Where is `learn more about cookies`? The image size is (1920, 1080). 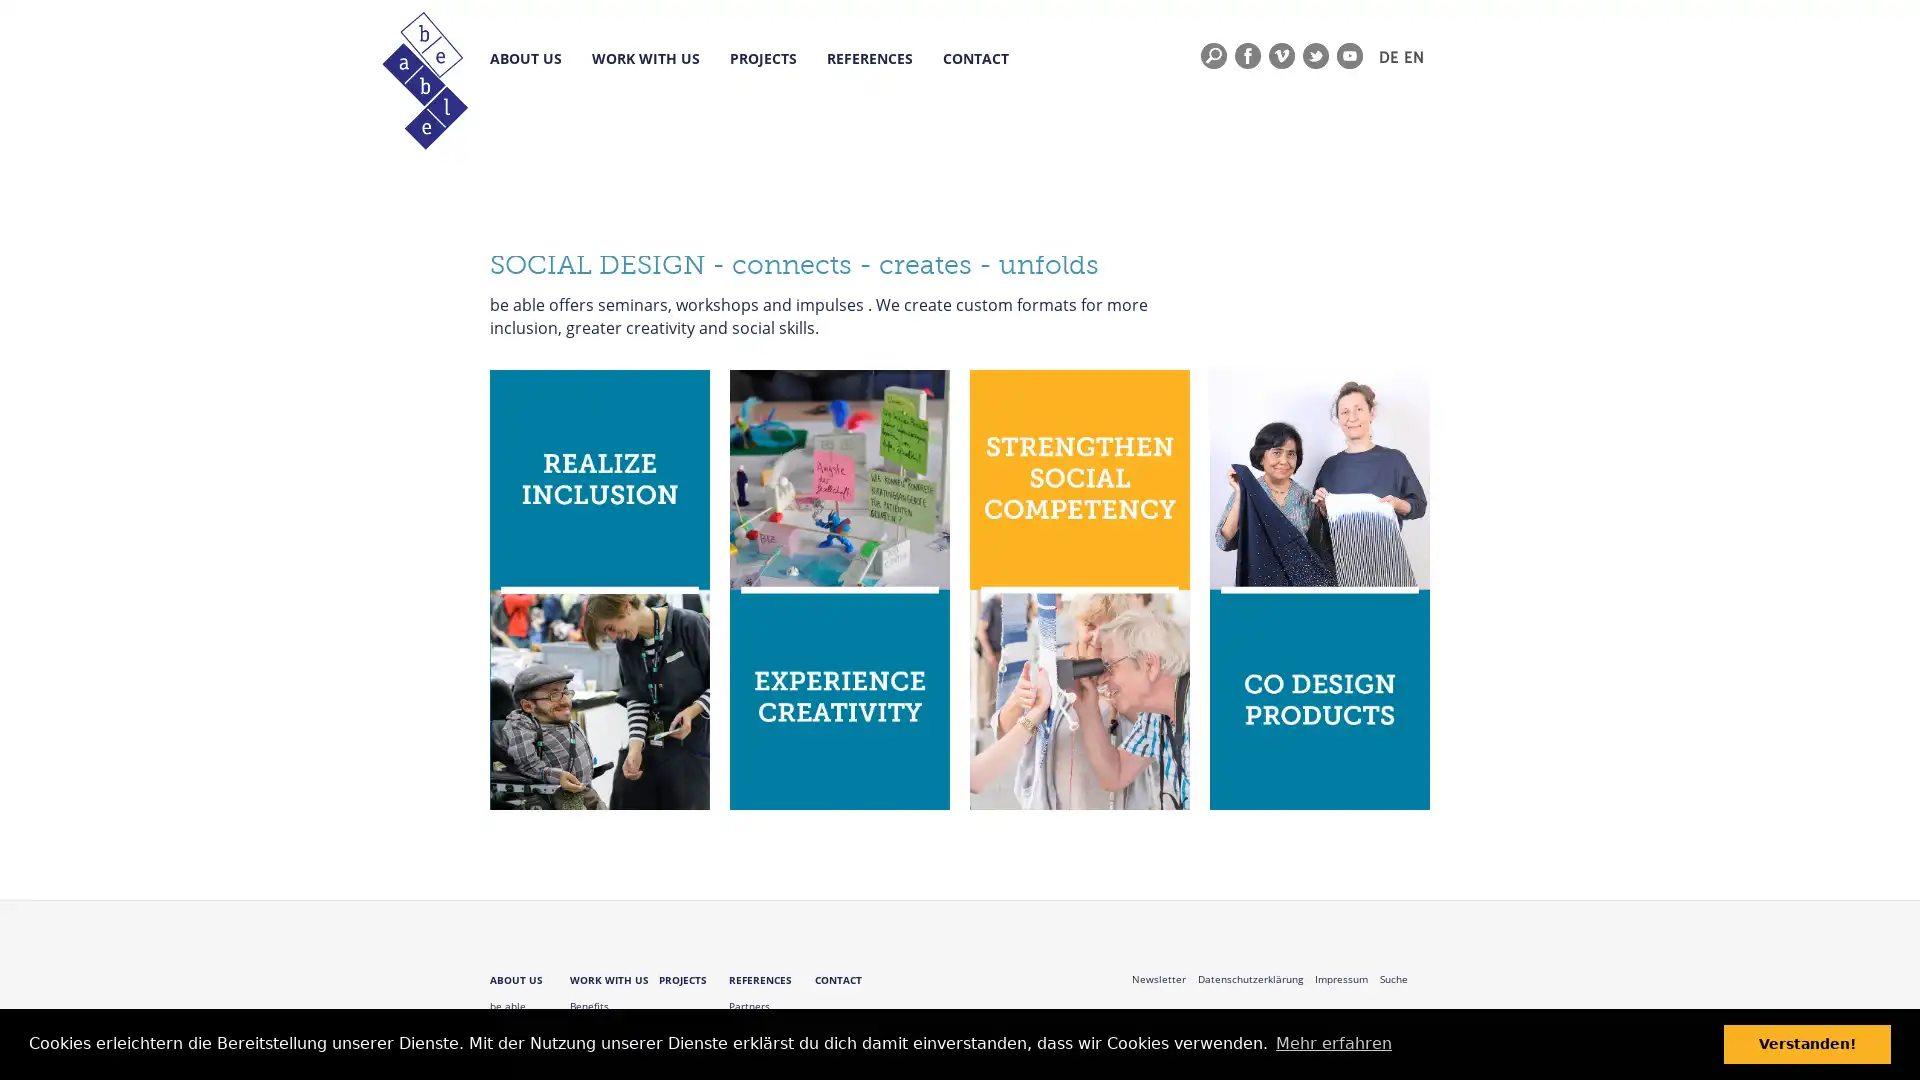 learn more about cookies is located at coordinates (1333, 1043).